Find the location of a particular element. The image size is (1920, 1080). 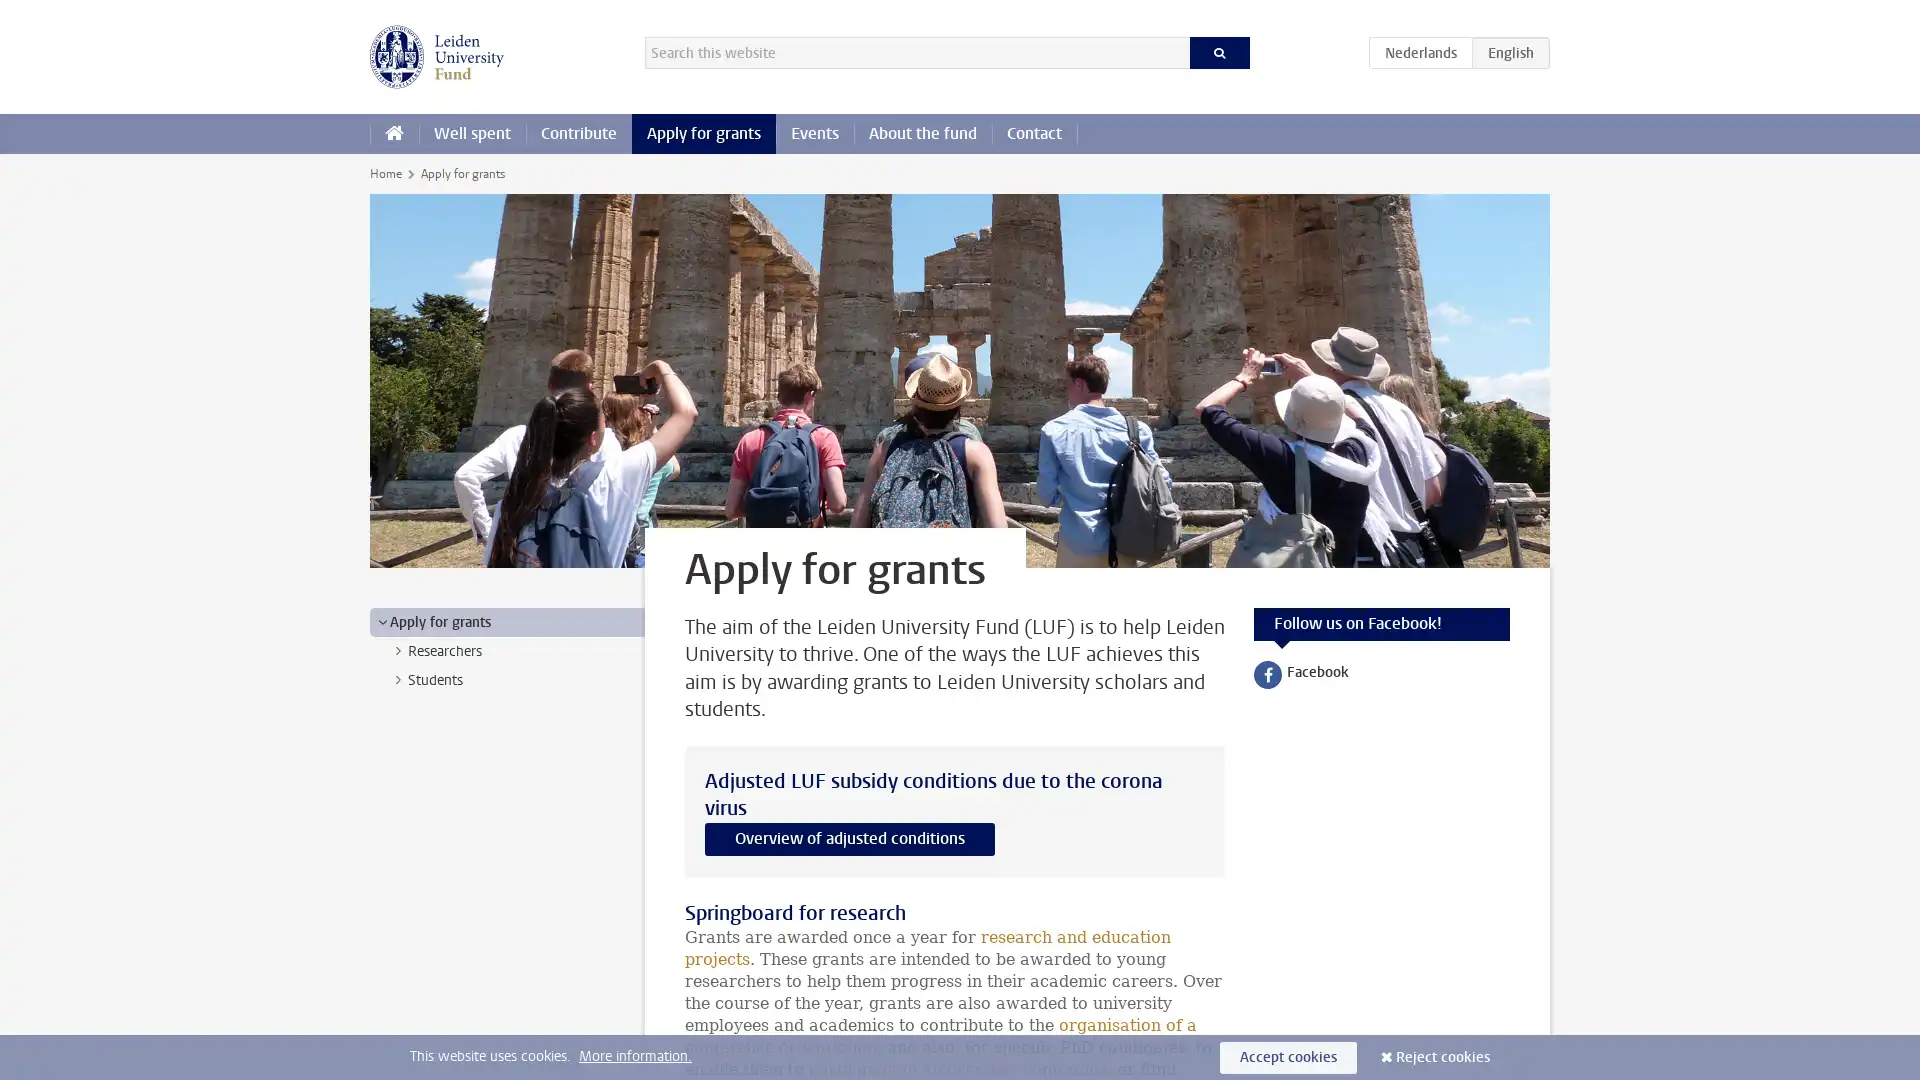

Accept cookies is located at coordinates (1288, 1056).